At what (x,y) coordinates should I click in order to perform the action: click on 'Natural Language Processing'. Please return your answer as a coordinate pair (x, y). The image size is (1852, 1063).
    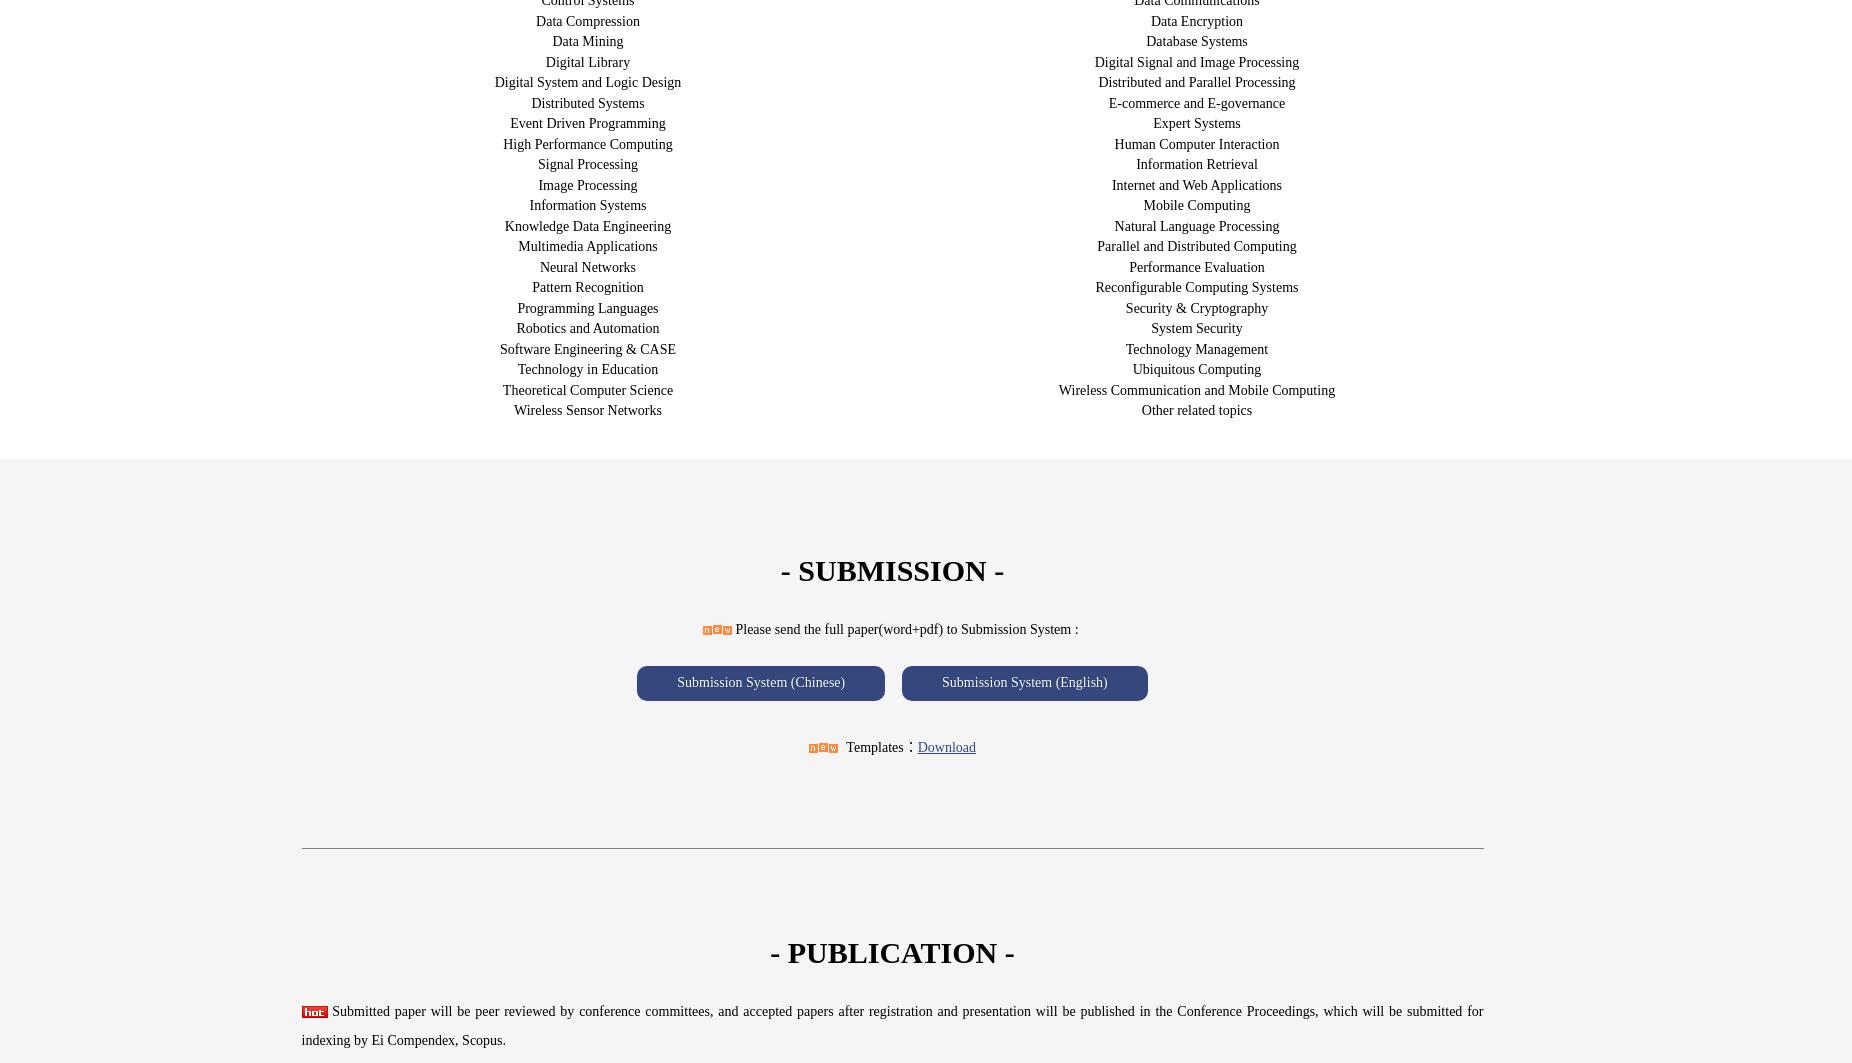
    Looking at the image, I should click on (1196, 225).